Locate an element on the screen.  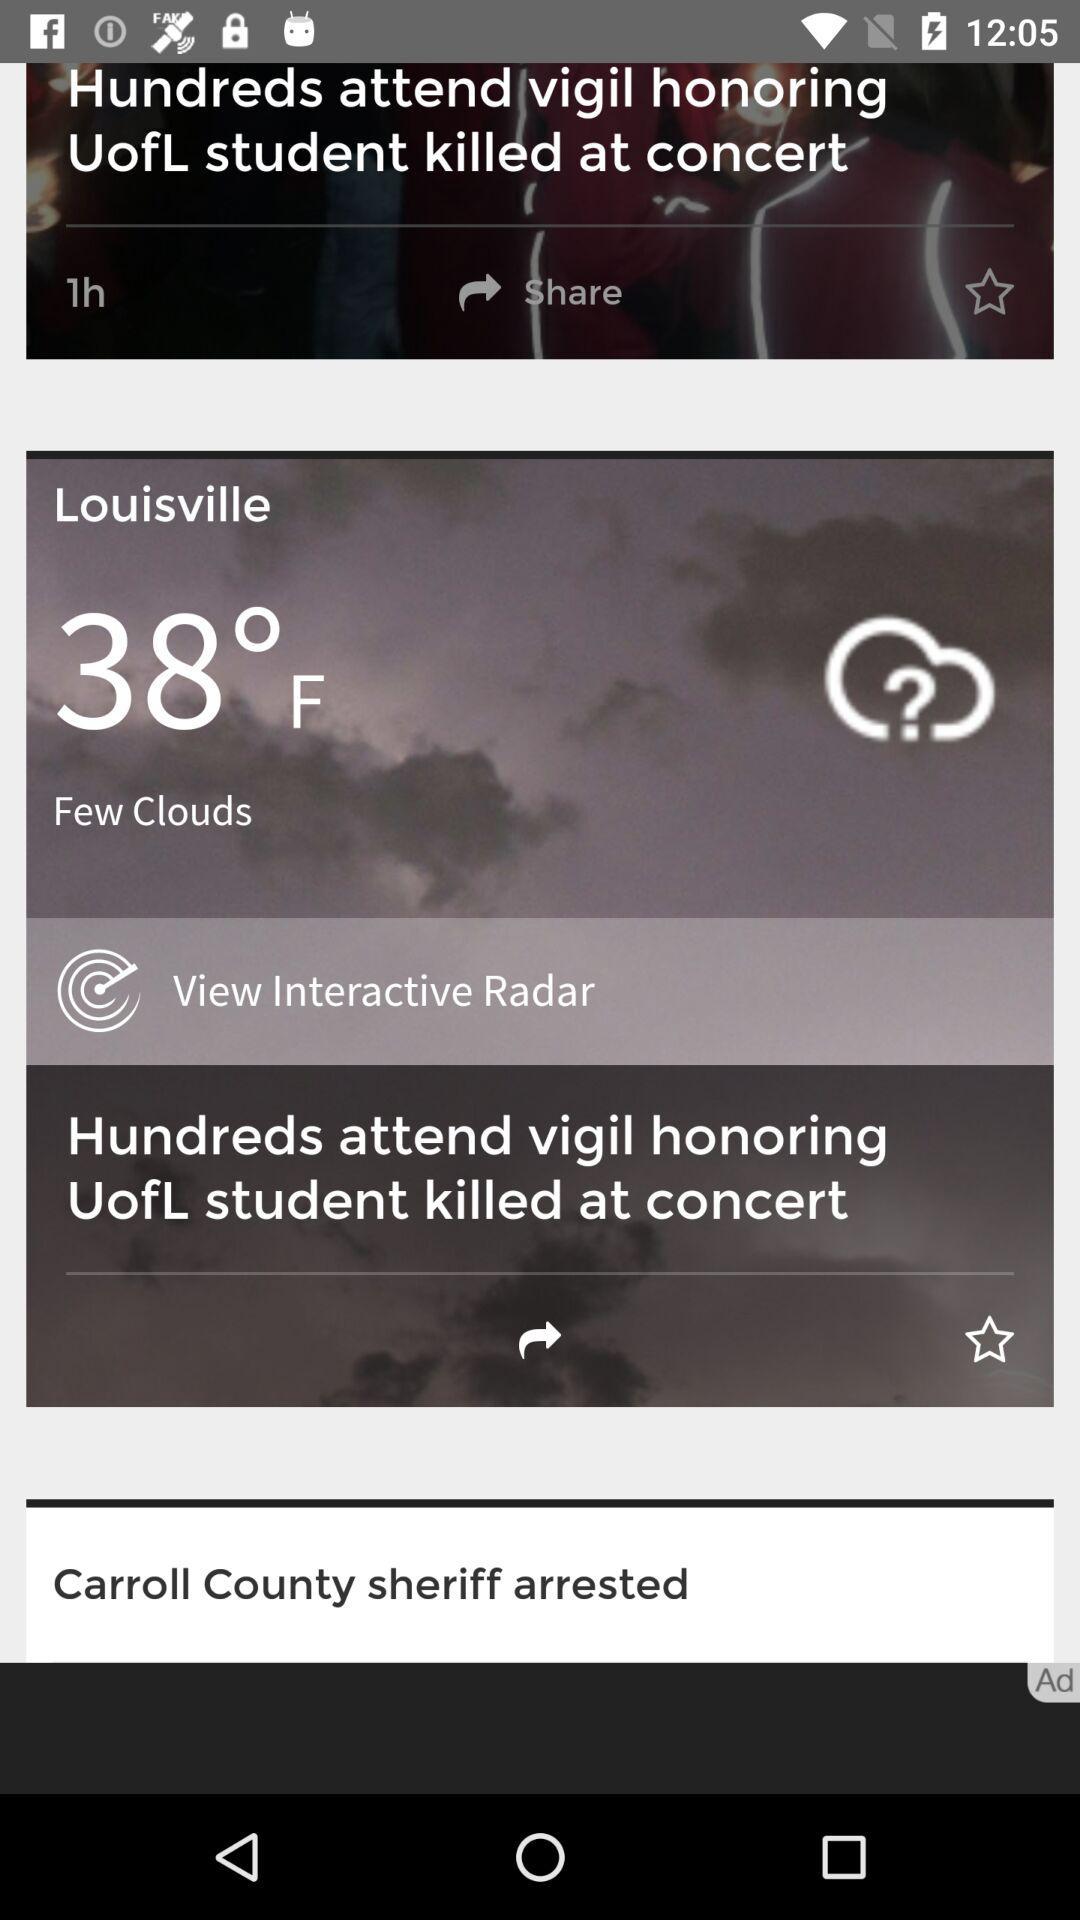
the star icon shown right to share is located at coordinates (990, 291).